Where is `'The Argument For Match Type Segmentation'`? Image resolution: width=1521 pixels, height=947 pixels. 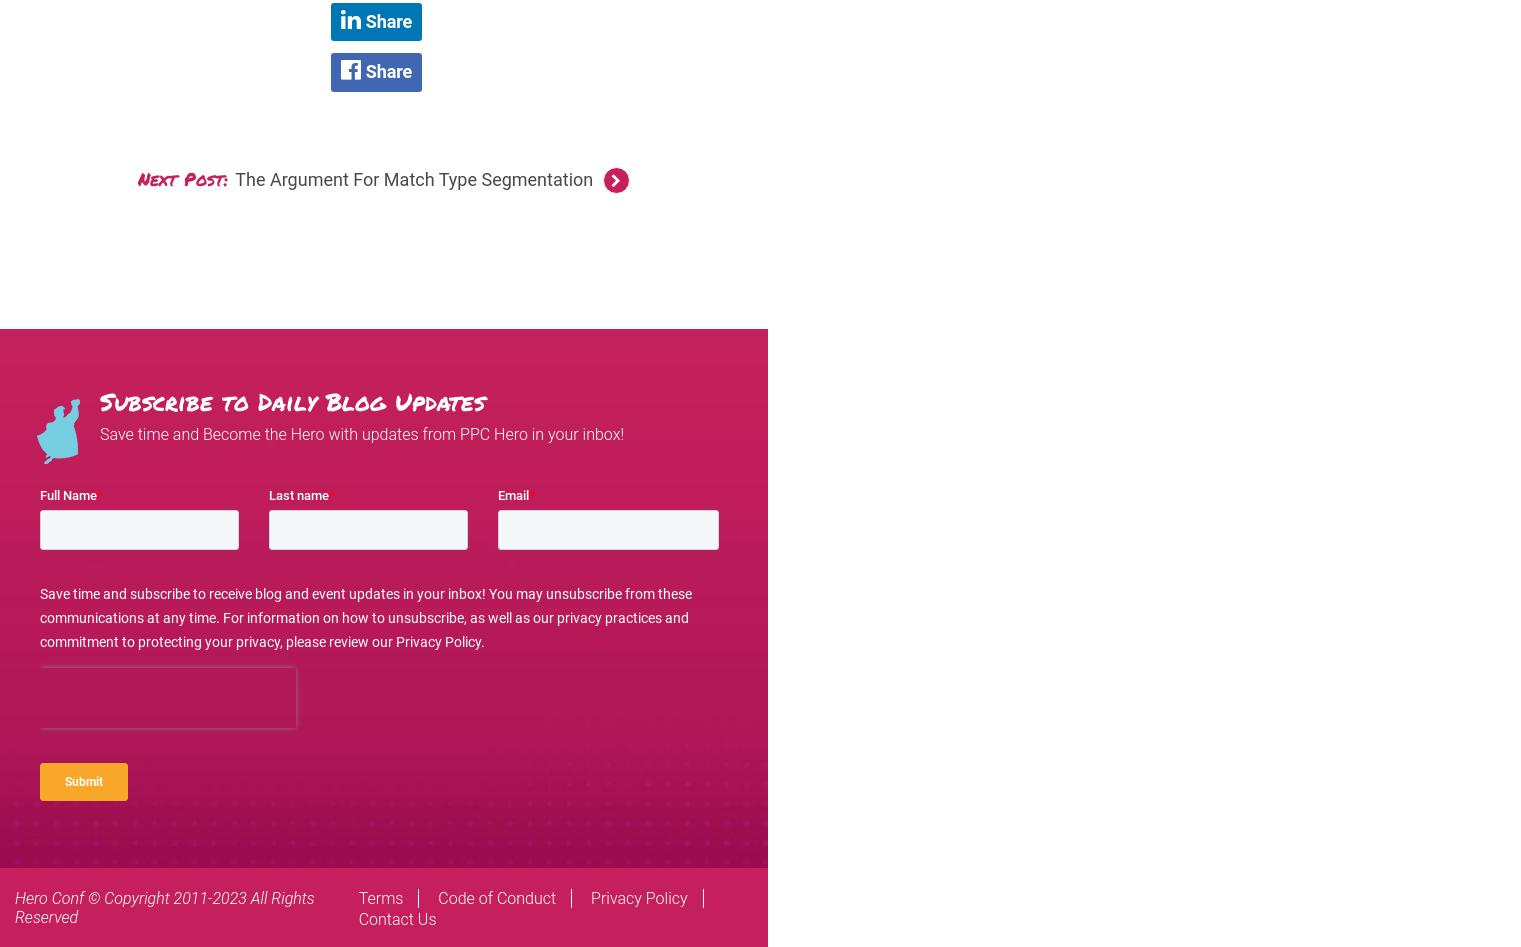
'The Argument For Match Type Segmentation' is located at coordinates (413, 177).